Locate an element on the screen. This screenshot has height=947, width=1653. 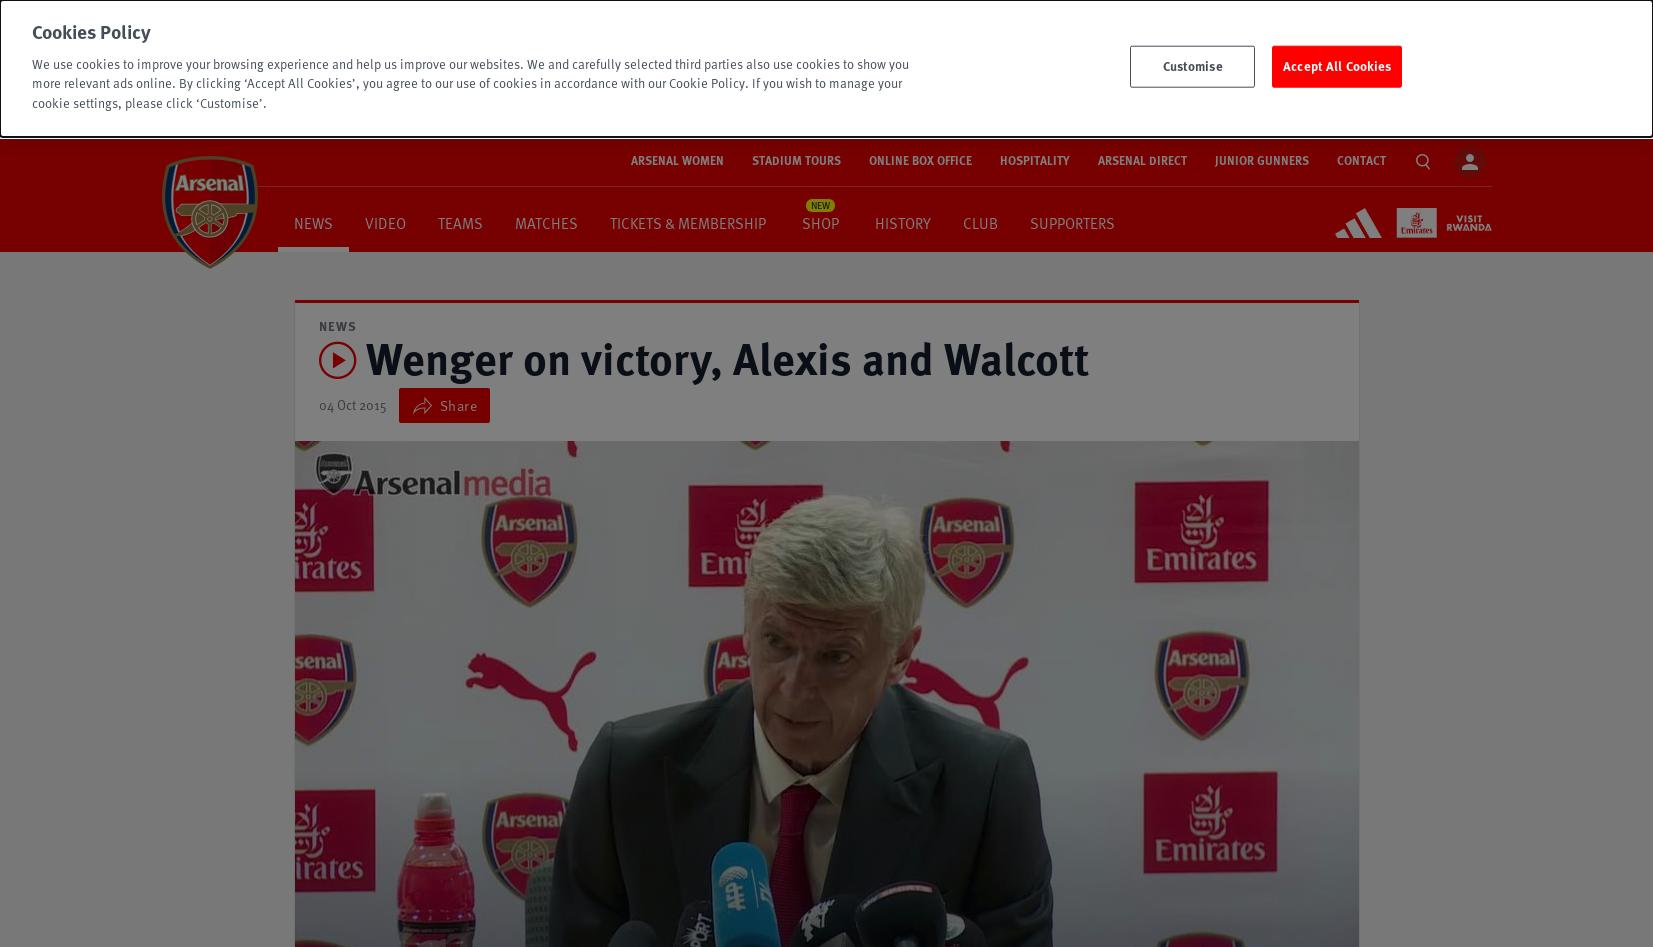
'Online Box Office' is located at coordinates (919, 159).